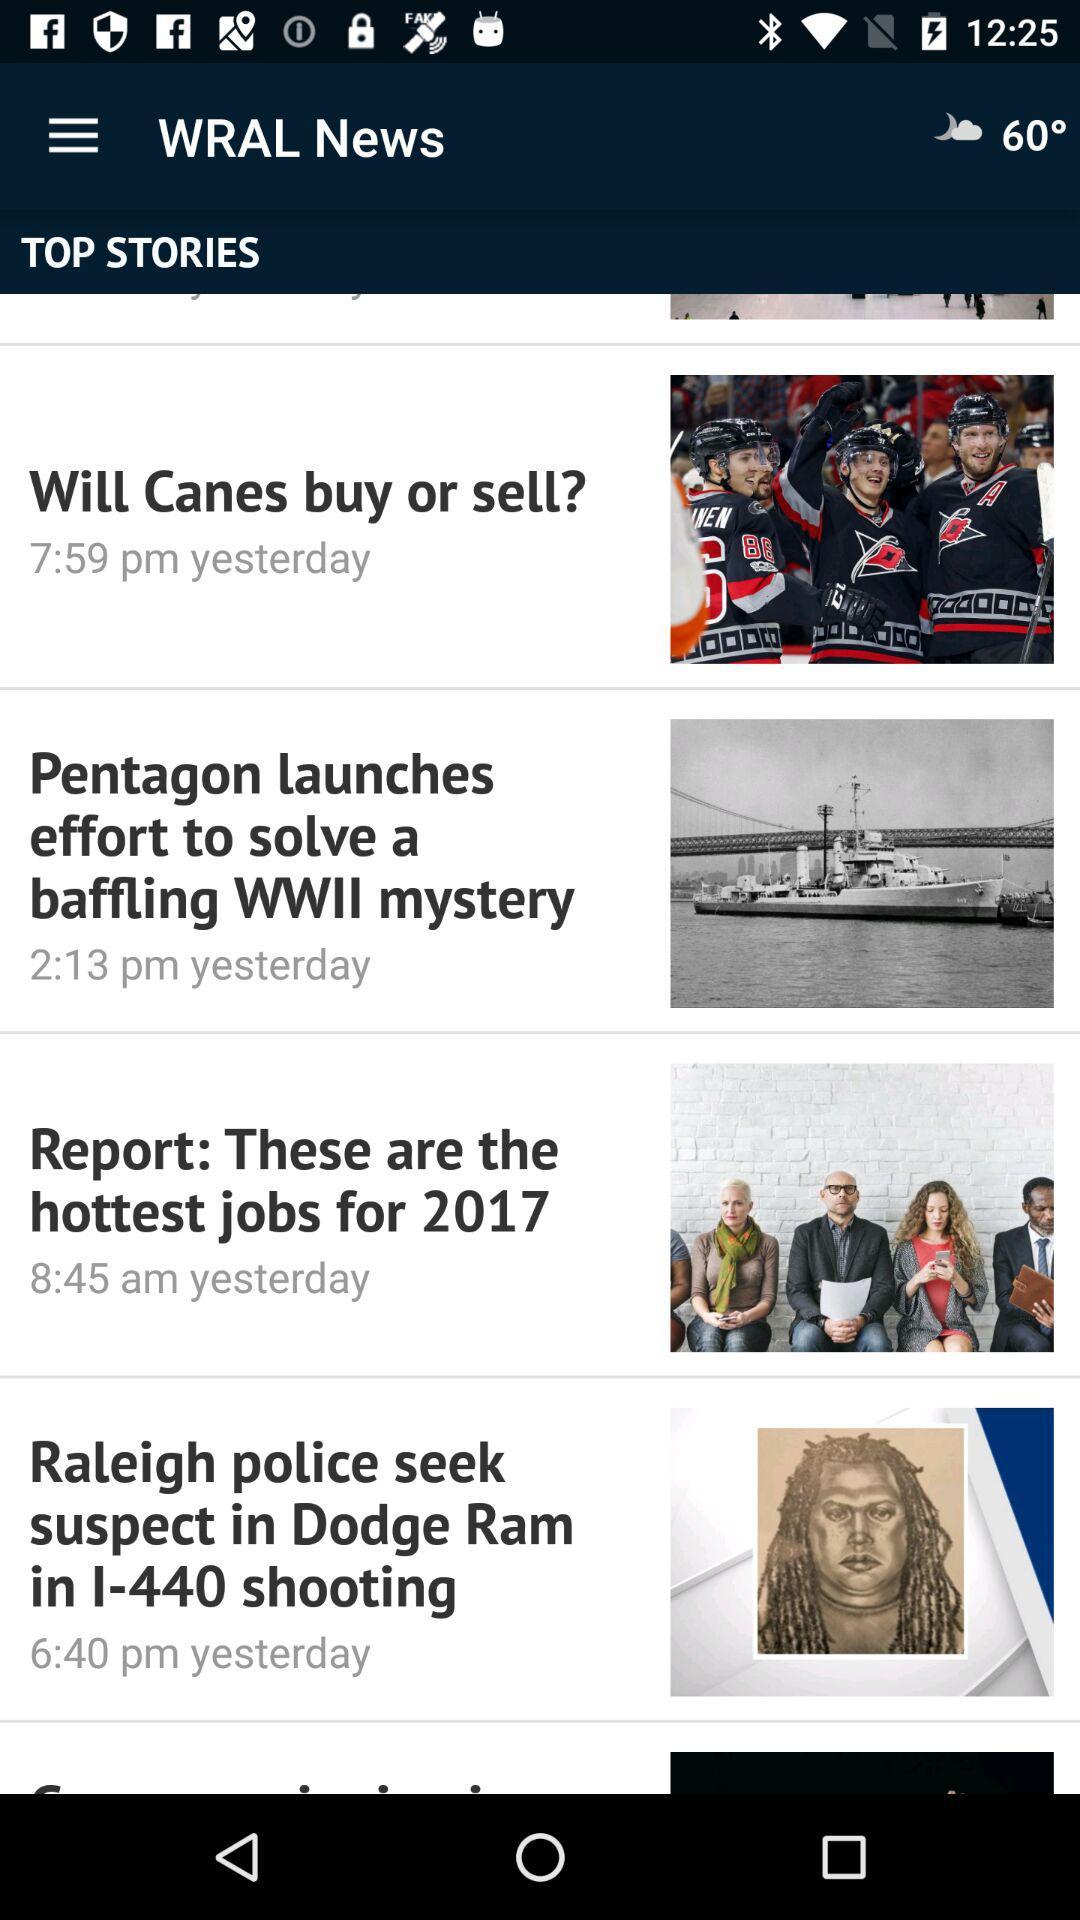 Image resolution: width=1080 pixels, height=1920 pixels. What do you see at coordinates (321, 1275) in the screenshot?
I see `8 45 am item` at bounding box center [321, 1275].